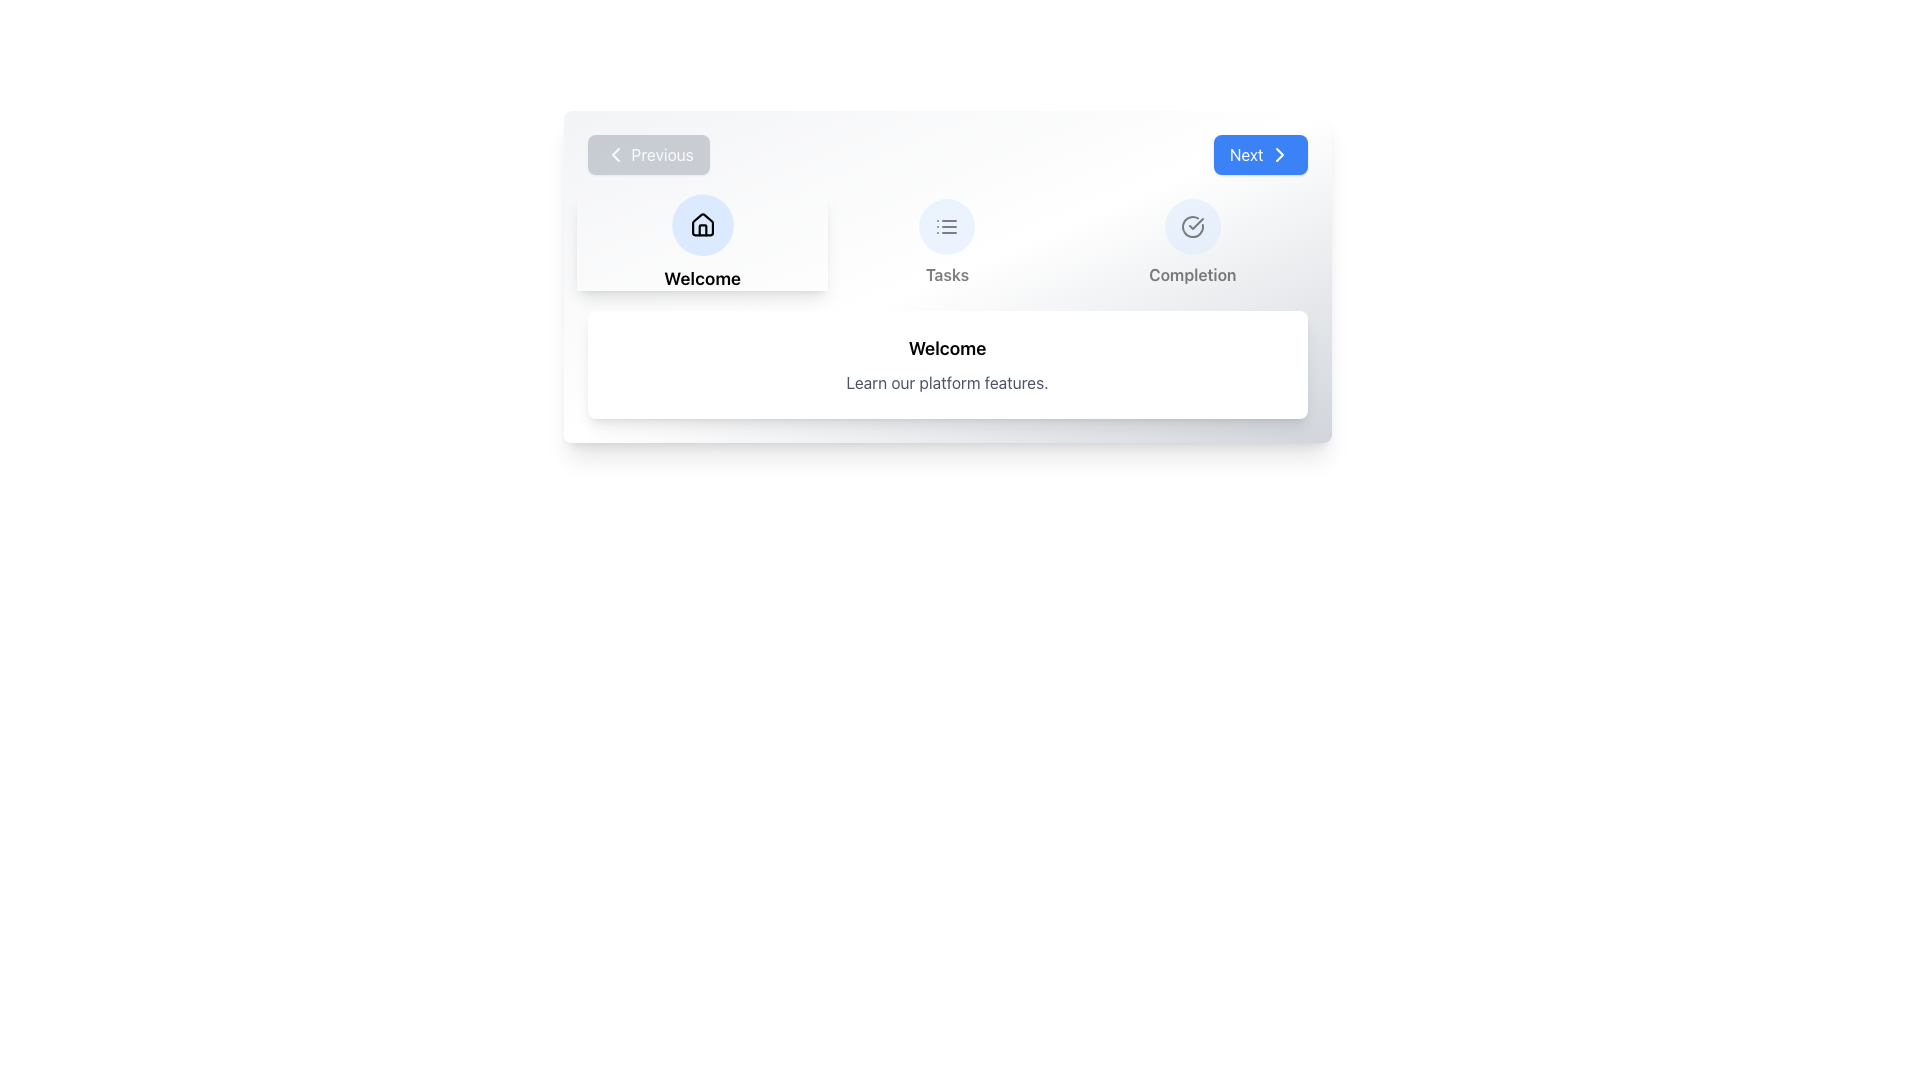  Describe the element at coordinates (614, 153) in the screenshot. I see `the Navigation Icon, which is a leftward chevron outlined in black, located within the 'Previous' button in the top-left section of the interface` at that location.